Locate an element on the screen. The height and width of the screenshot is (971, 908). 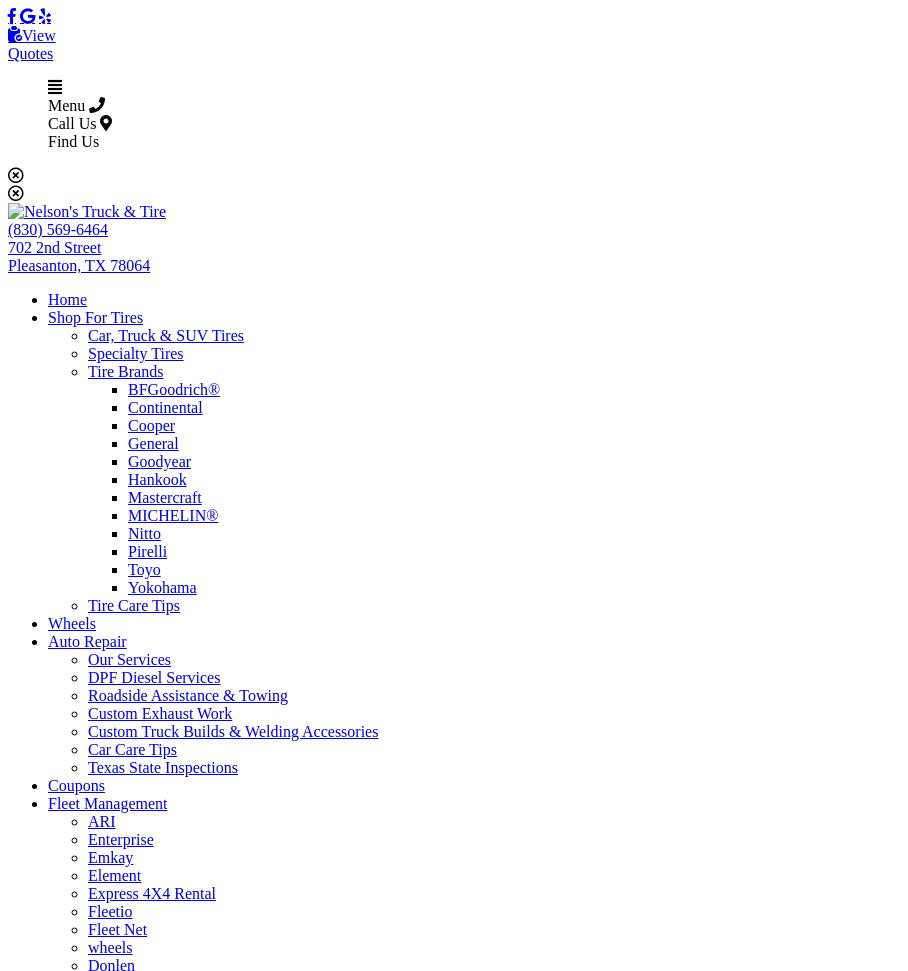
'ARI' is located at coordinates (100, 820).